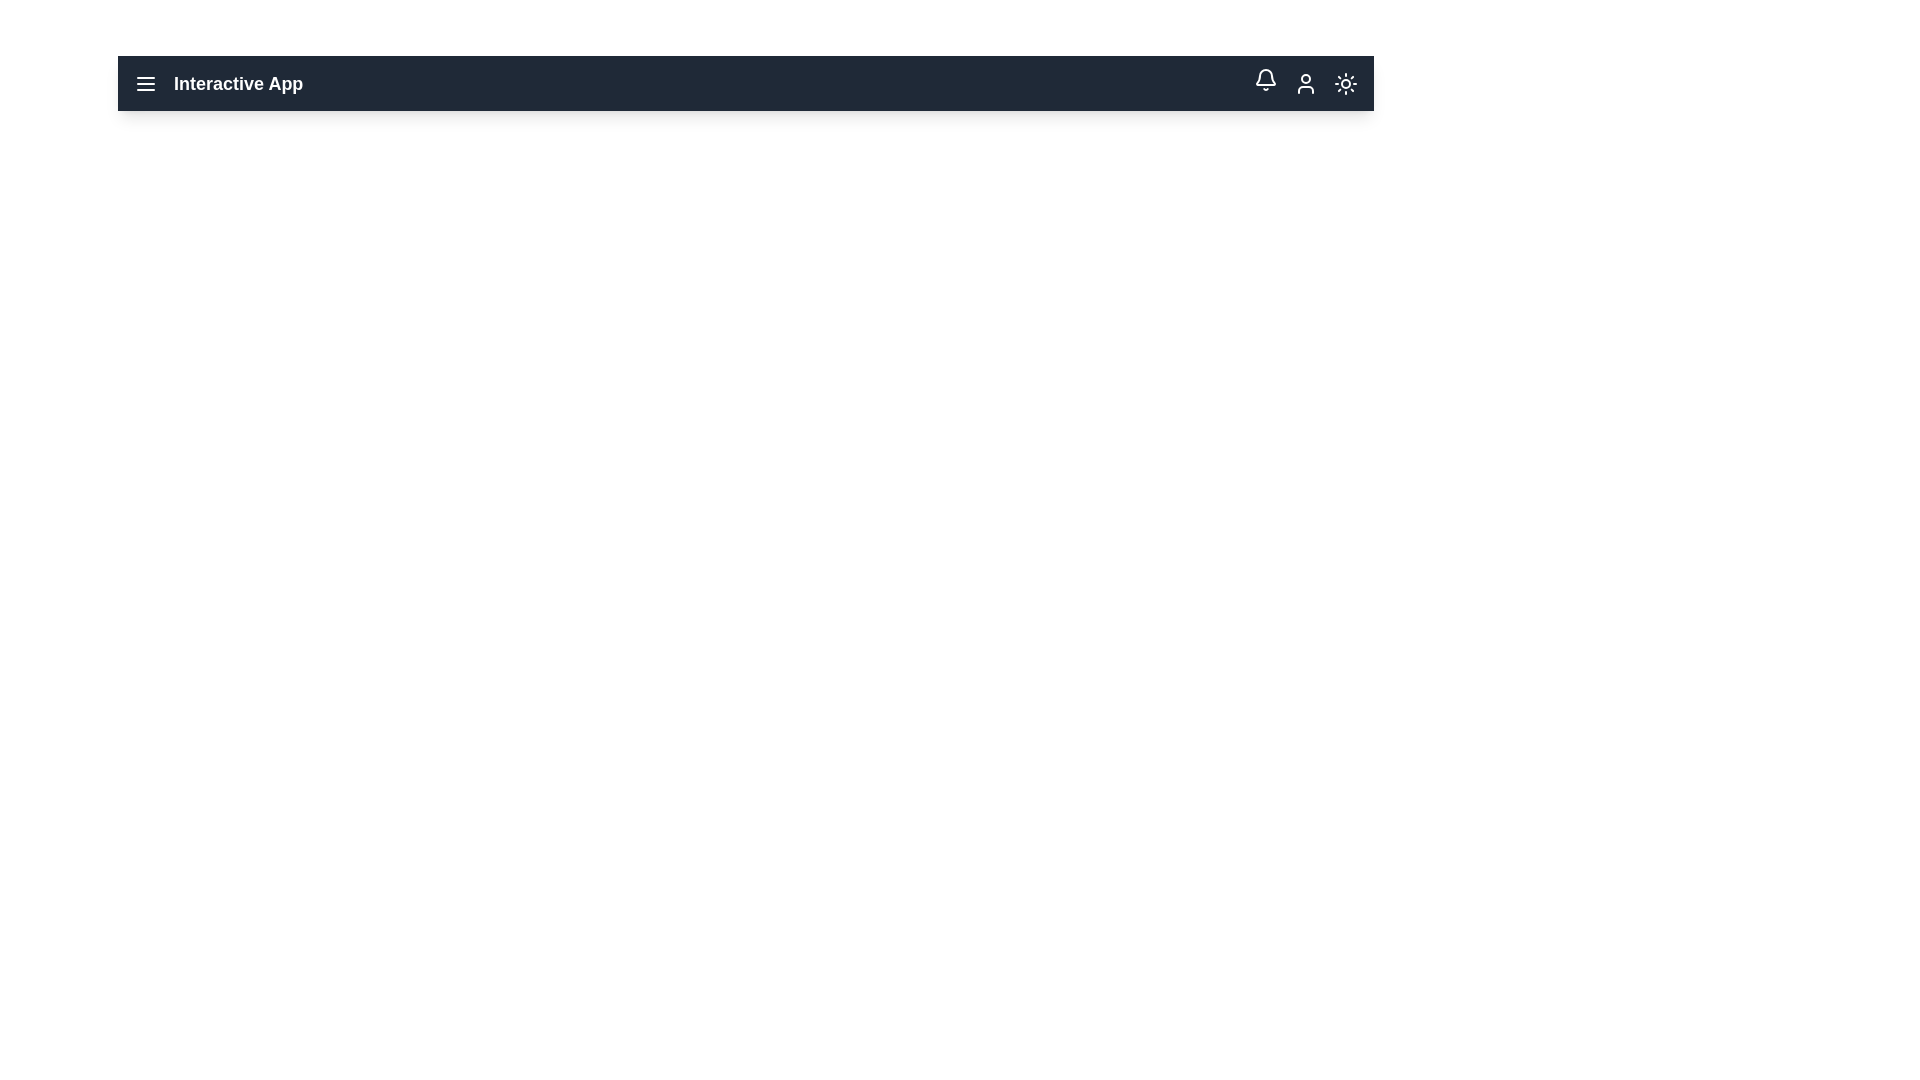  What do you see at coordinates (144, 82) in the screenshot?
I see `the menu icon to open the navigation menu` at bounding box center [144, 82].